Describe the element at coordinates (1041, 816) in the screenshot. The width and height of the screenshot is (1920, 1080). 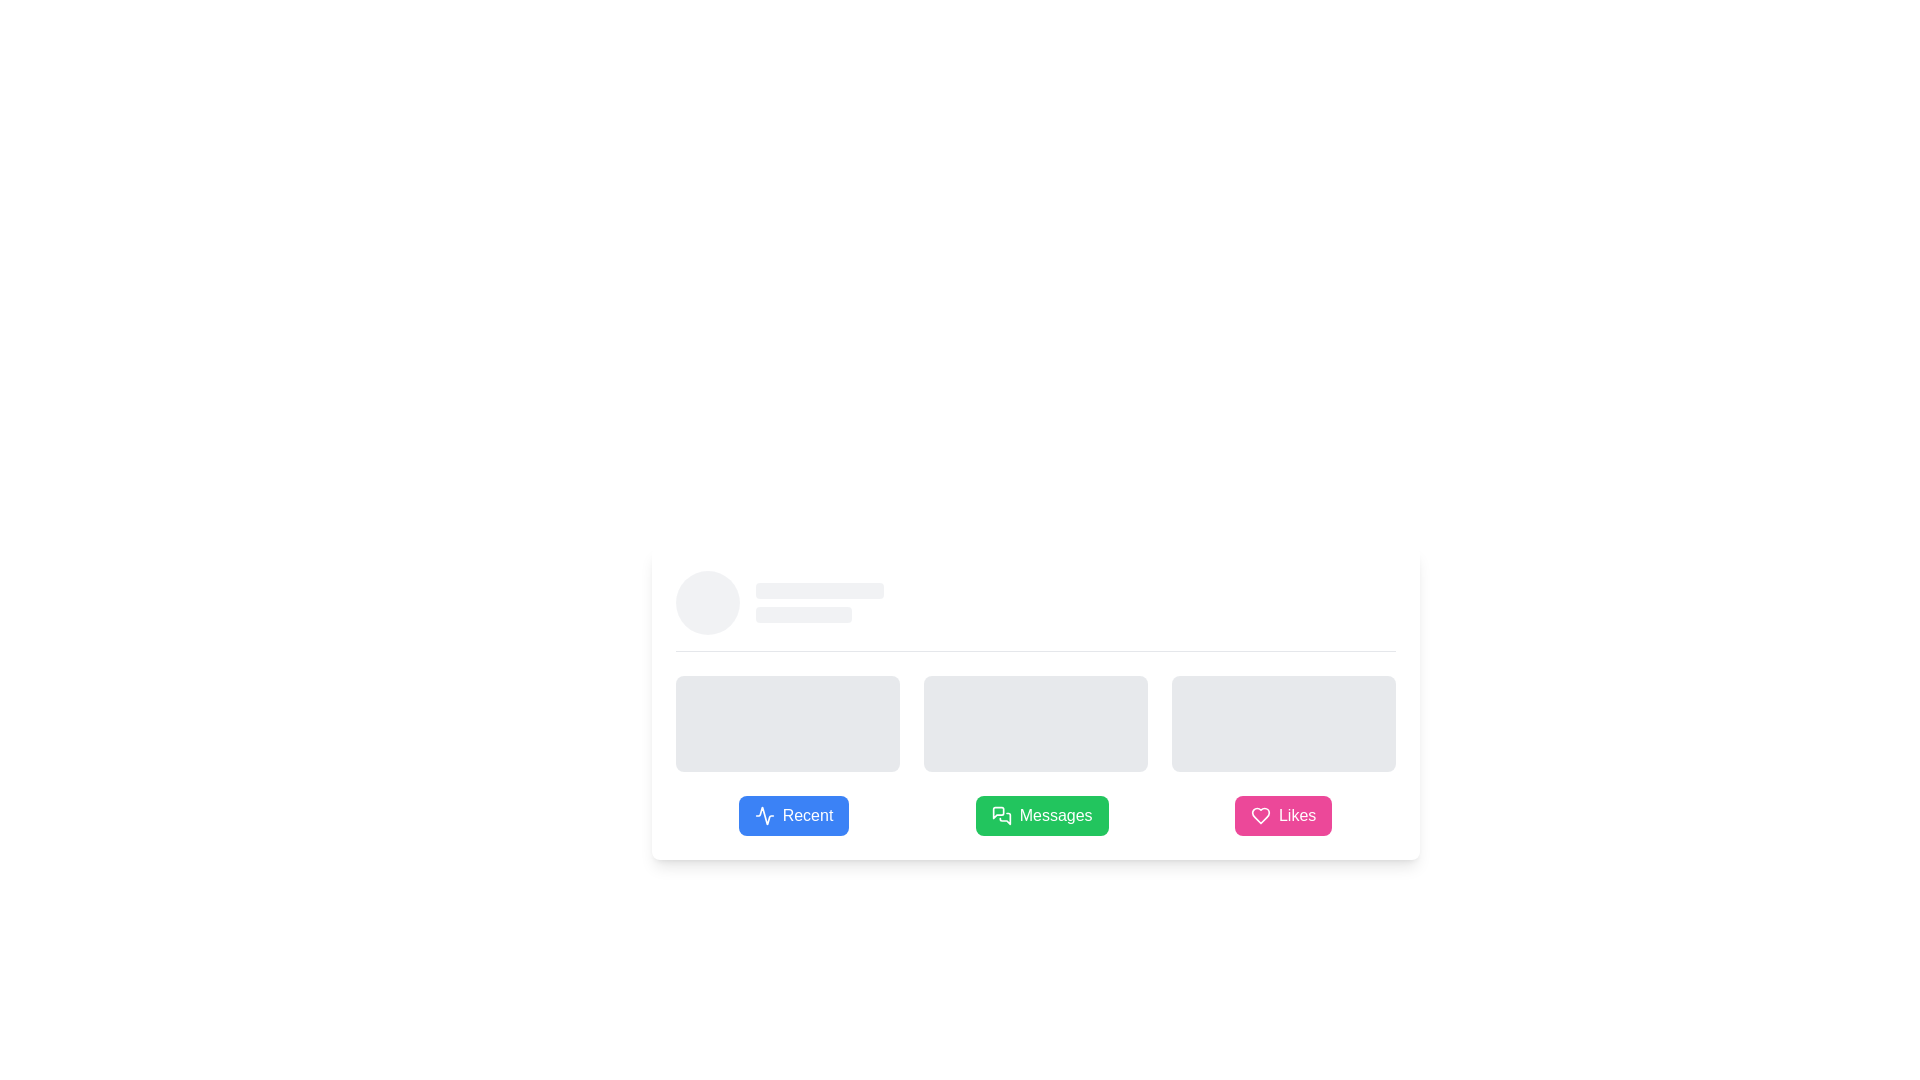
I see `the 'Messages' button, which is centrally positioned between the 'Recent' and 'Likes' buttons, to observe the hover effects` at that location.